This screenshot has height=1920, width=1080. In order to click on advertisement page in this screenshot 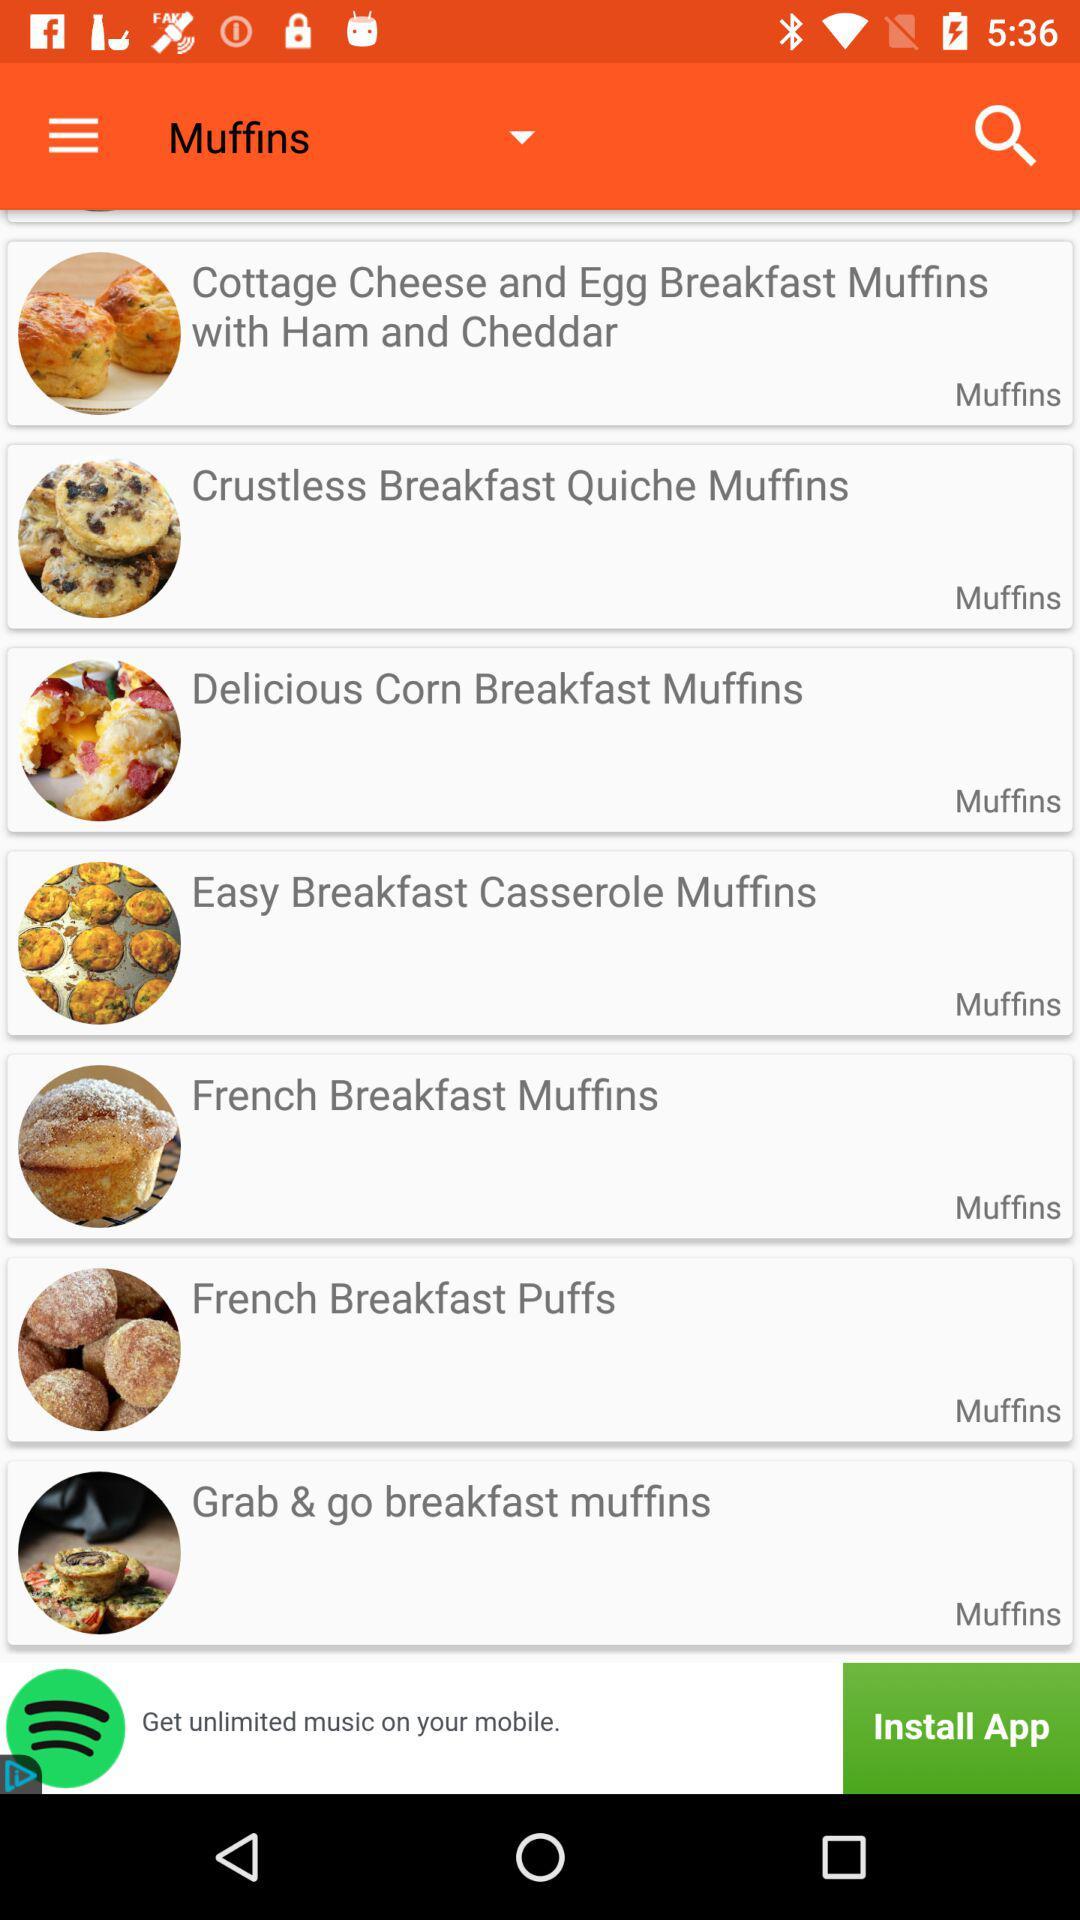, I will do `click(540, 1727)`.